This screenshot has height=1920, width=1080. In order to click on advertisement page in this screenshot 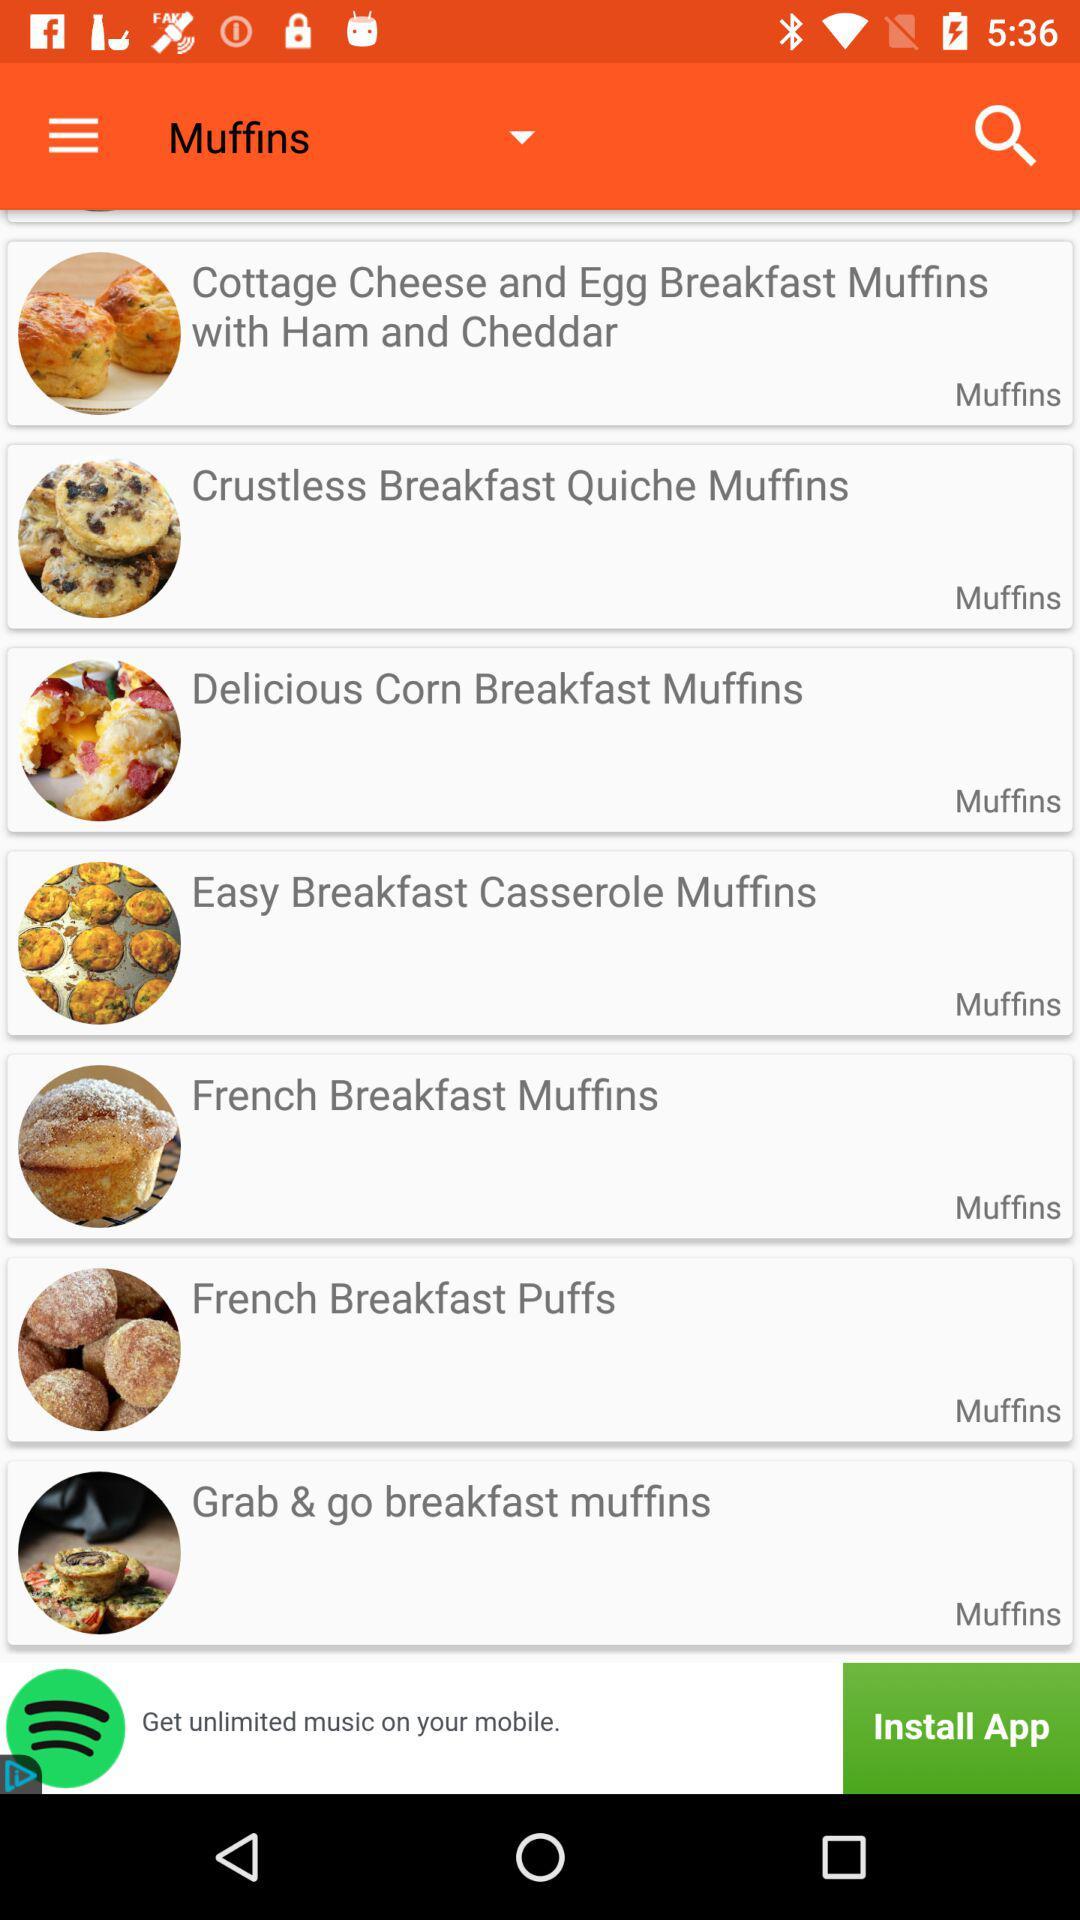, I will do `click(540, 1727)`.